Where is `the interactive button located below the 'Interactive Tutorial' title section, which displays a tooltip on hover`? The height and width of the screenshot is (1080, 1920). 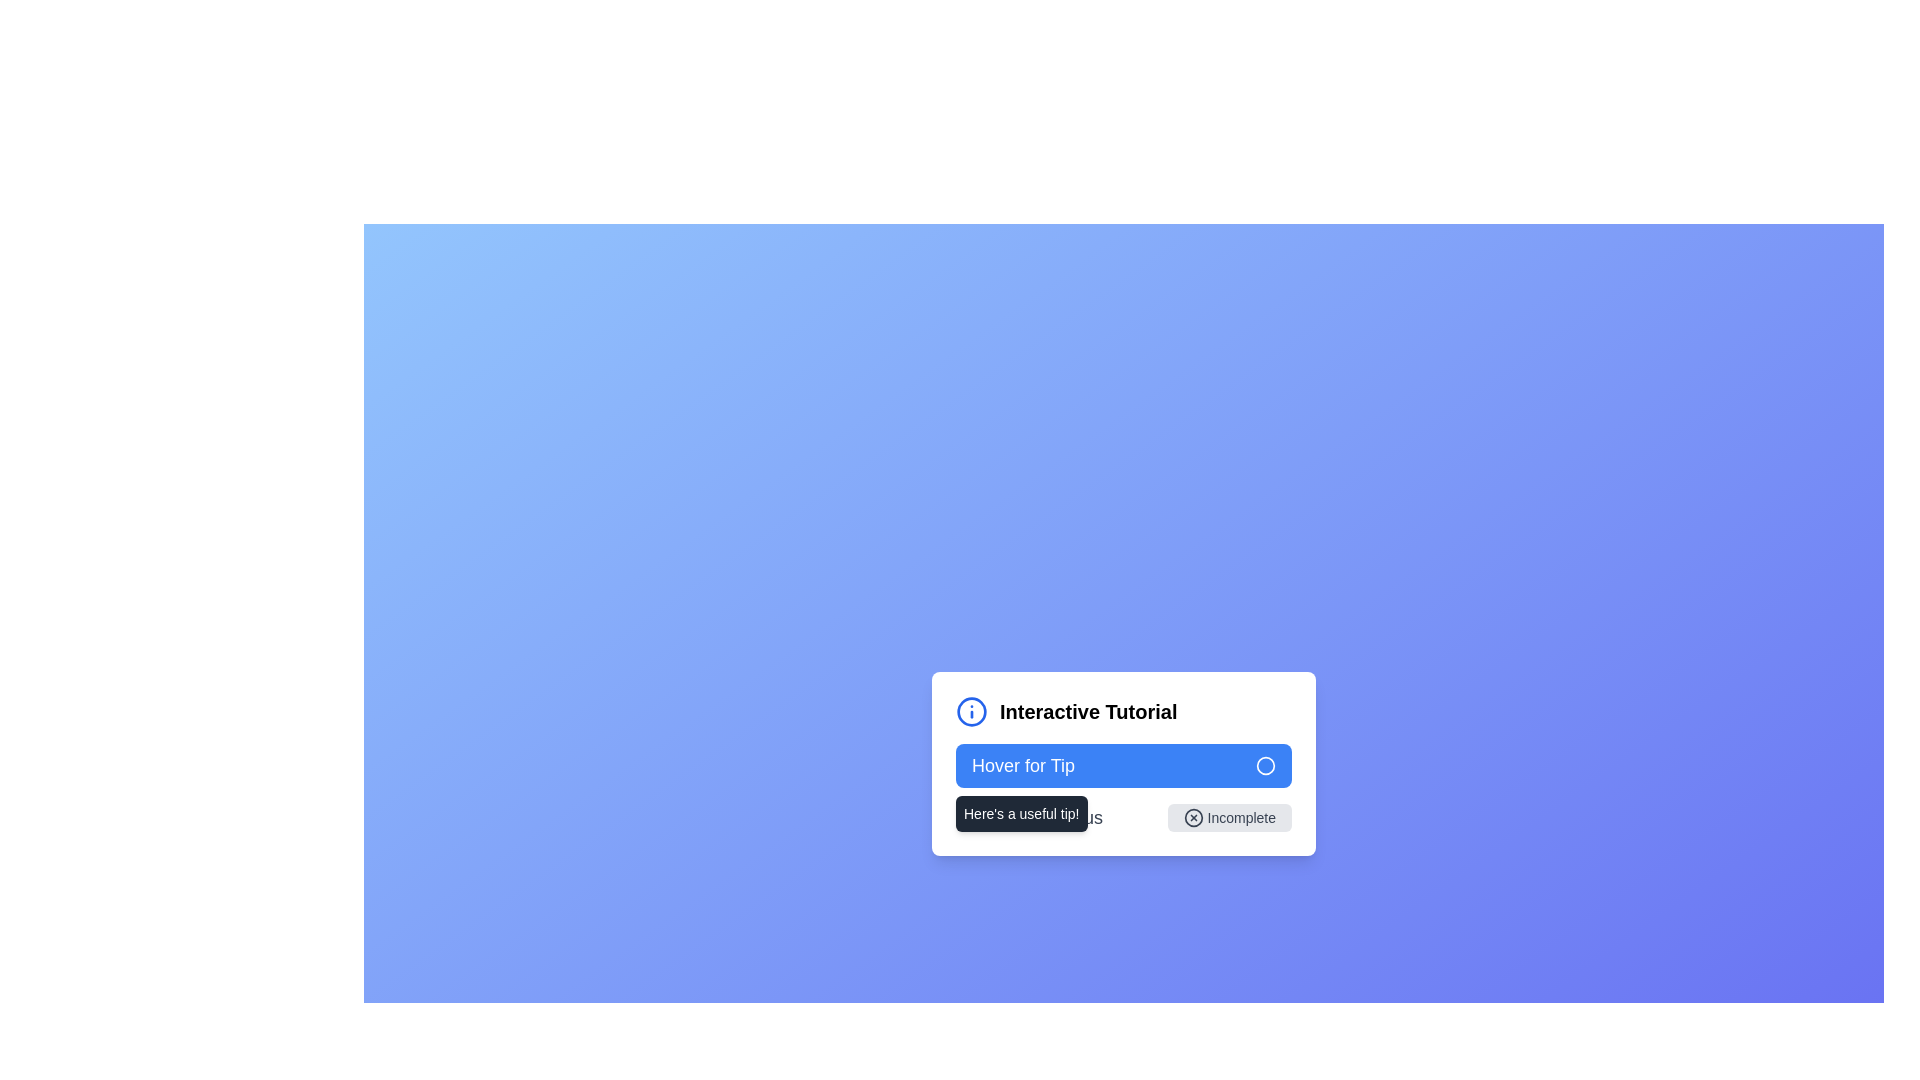
the interactive button located below the 'Interactive Tutorial' title section, which displays a tooltip on hover is located at coordinates (1123, 763).